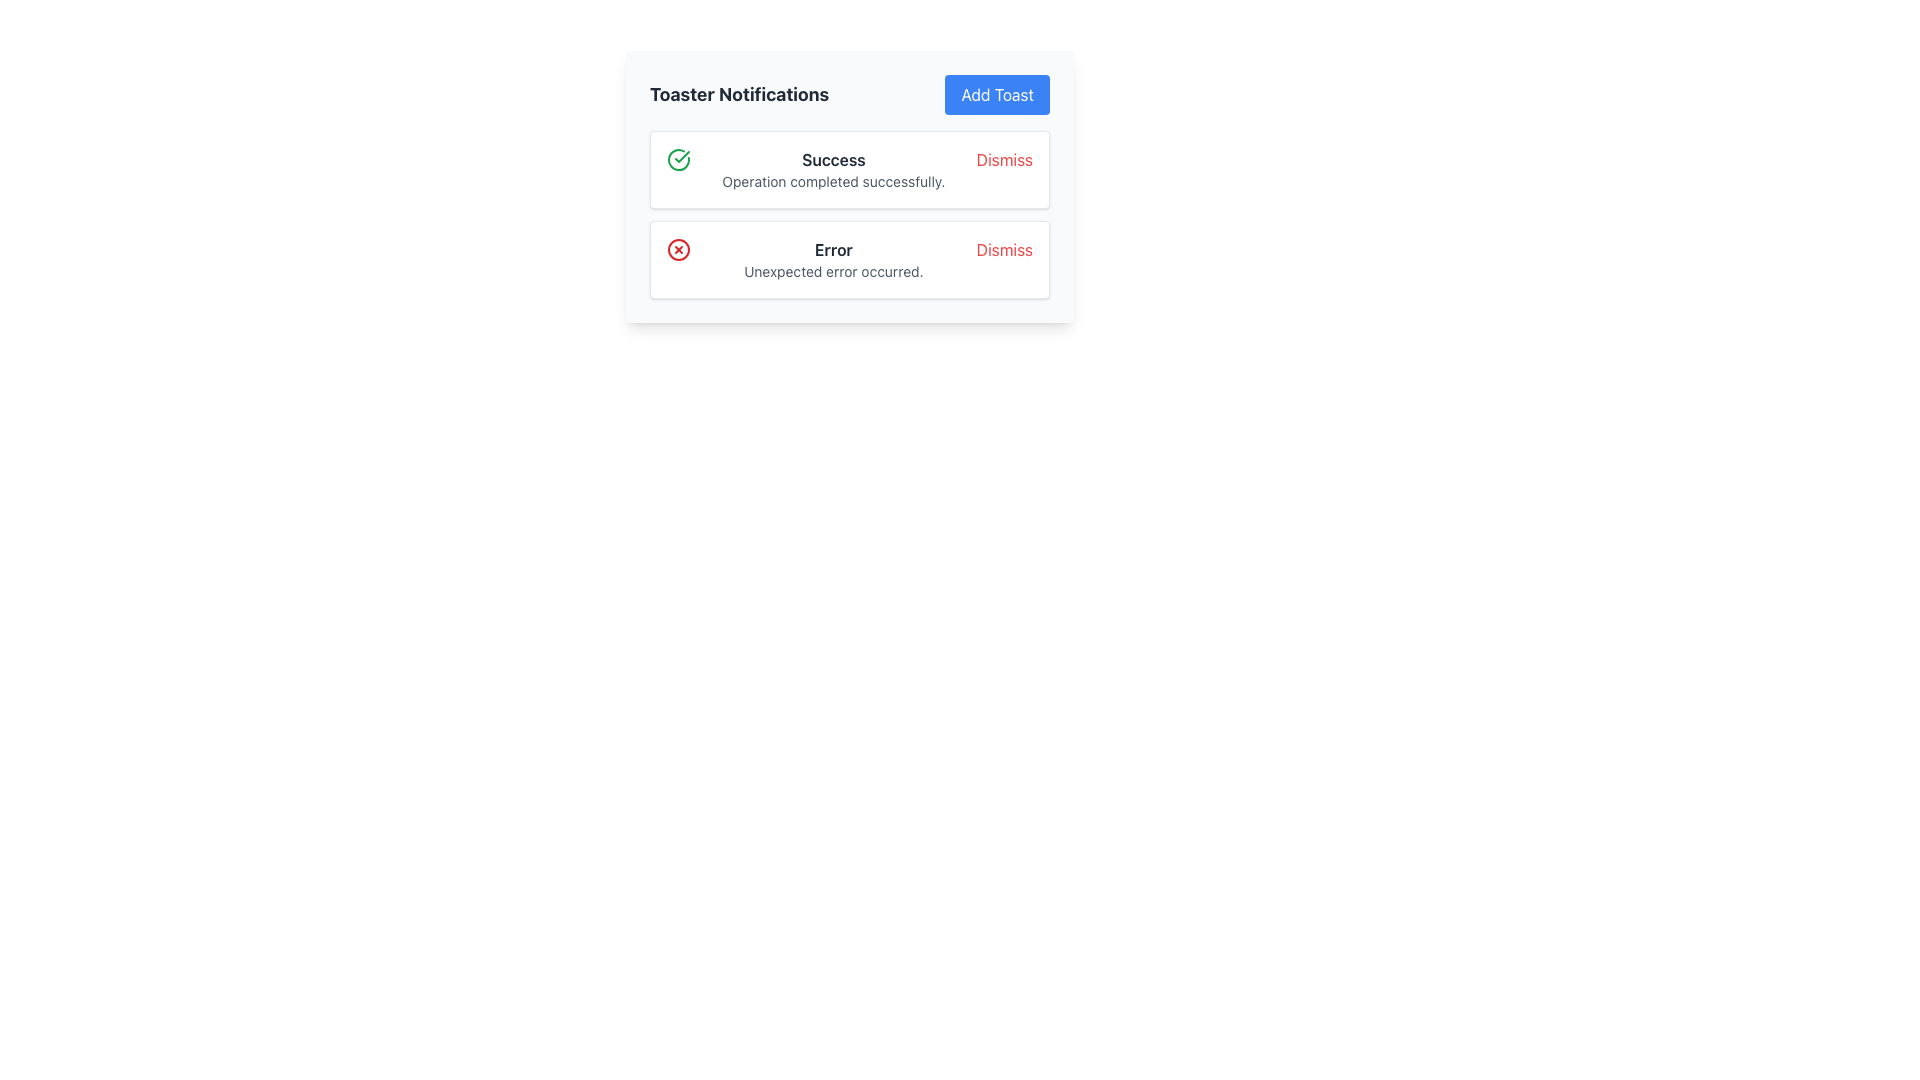 This screenshot has height=1080, width=1920. What do you see at coordinates (833, 181) in the screenshot?
I see `the text label that reads 'Operation completed successfully.' which is located beneath the bolded 'Success' text in the notification card` at bounding box center [833, 181].